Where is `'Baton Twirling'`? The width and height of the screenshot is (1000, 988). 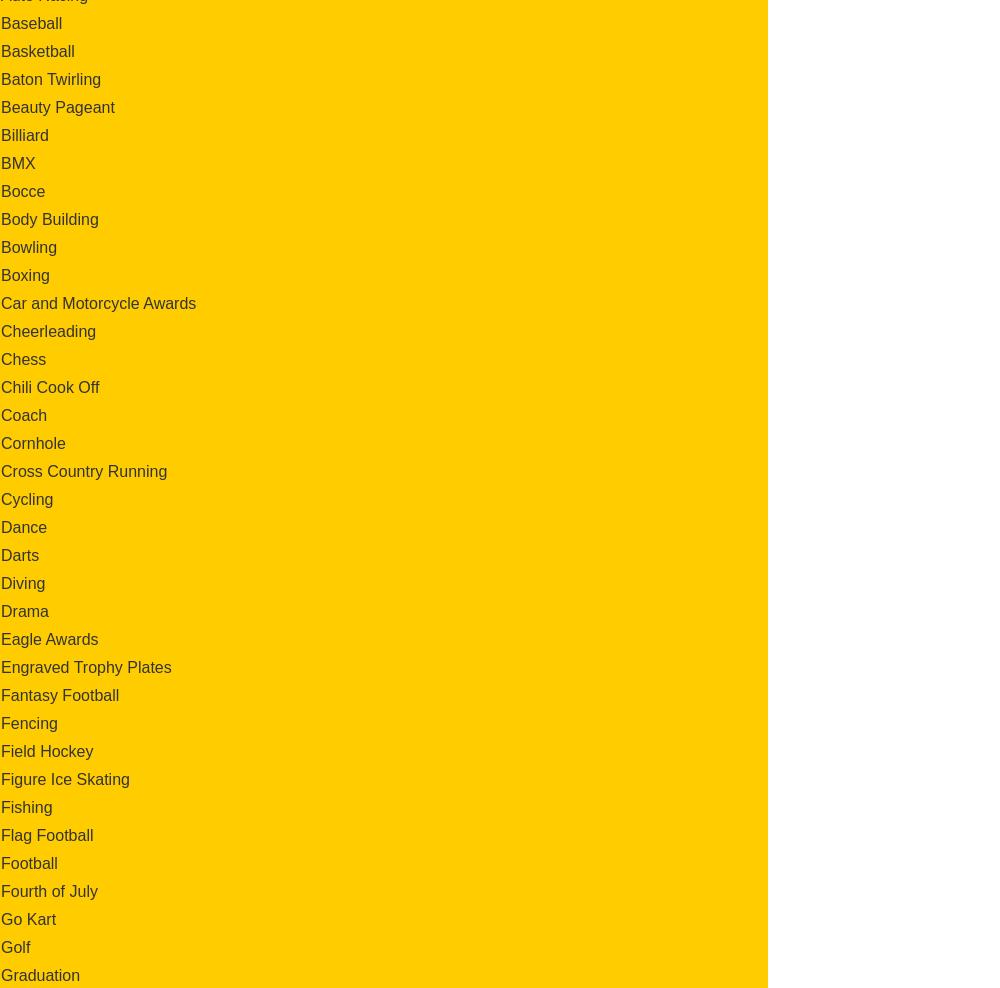
'Baton Twirling' is located at coordinates (51, 78).